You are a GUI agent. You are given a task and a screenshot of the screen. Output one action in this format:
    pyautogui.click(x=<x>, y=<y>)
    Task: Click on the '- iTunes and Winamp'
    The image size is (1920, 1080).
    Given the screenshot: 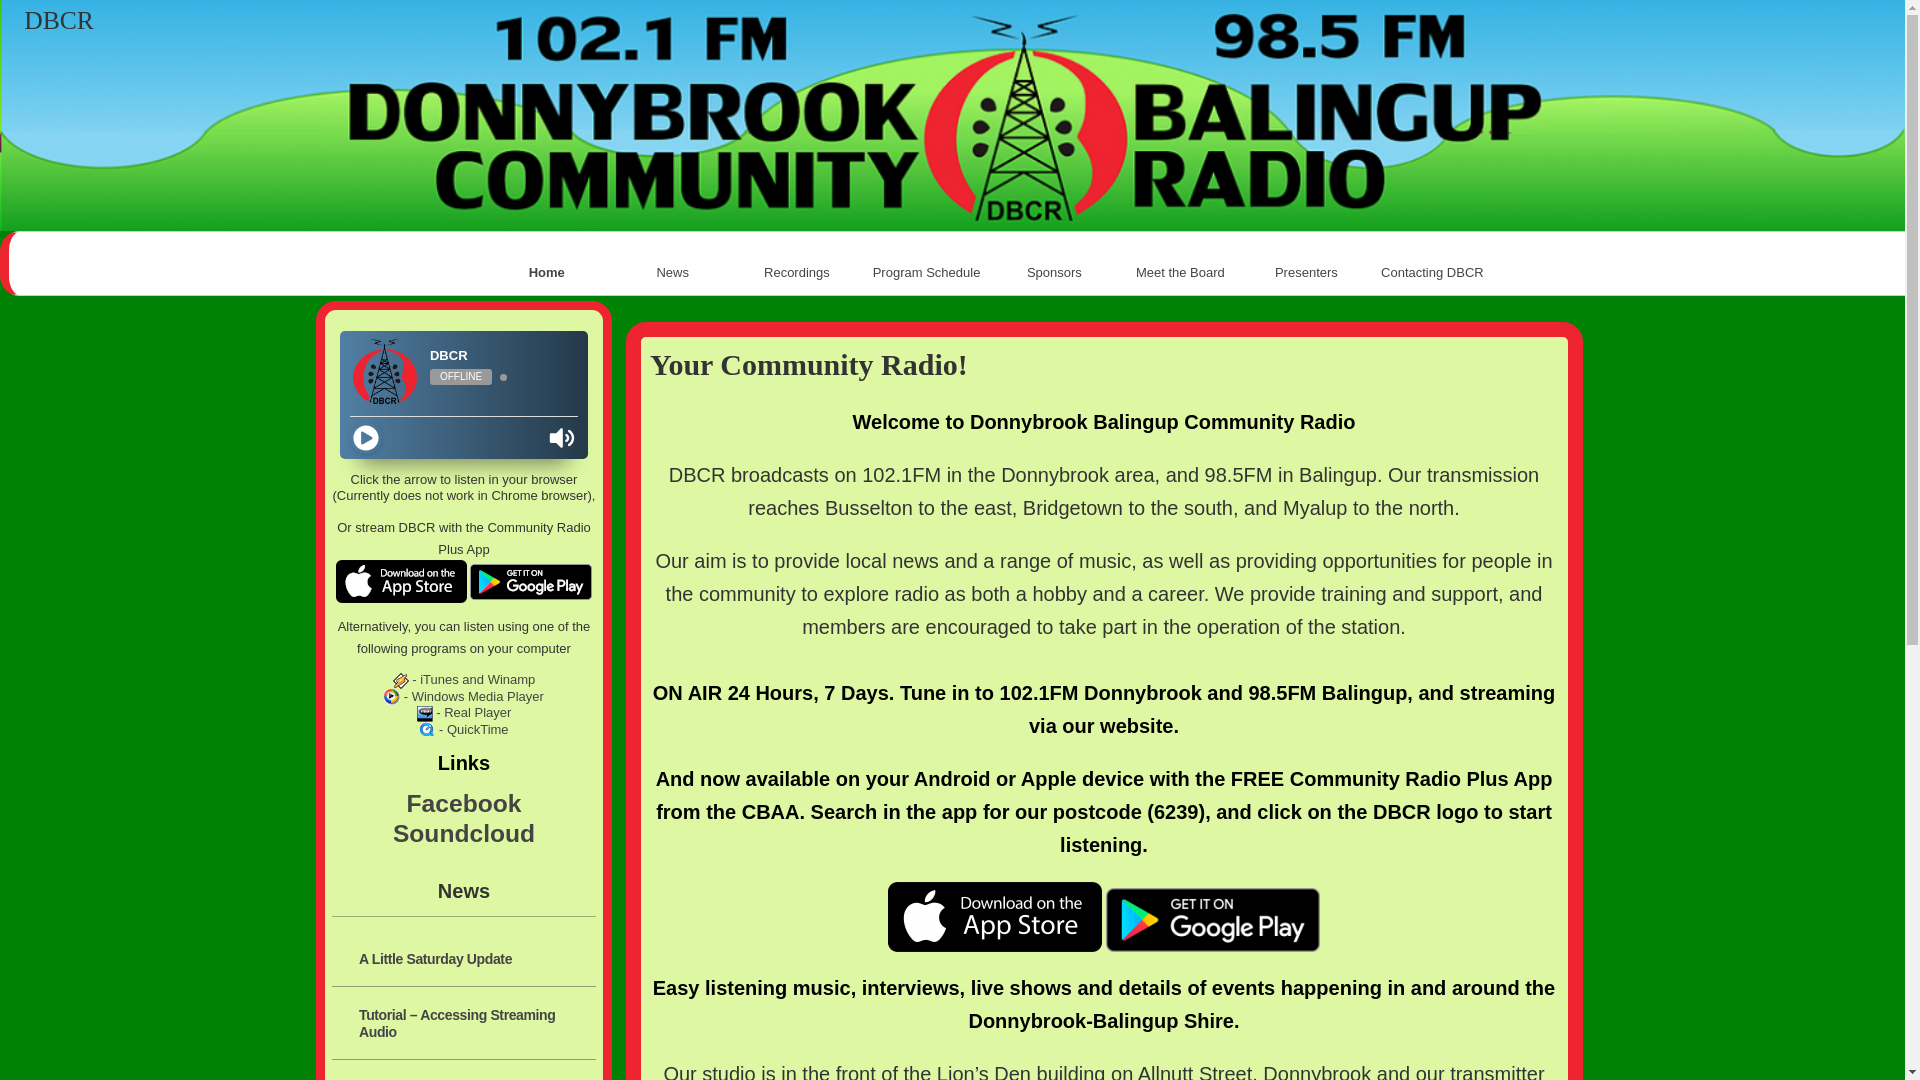 What is the action you would take?
    pyautogui.click(x=463, y=678)
    